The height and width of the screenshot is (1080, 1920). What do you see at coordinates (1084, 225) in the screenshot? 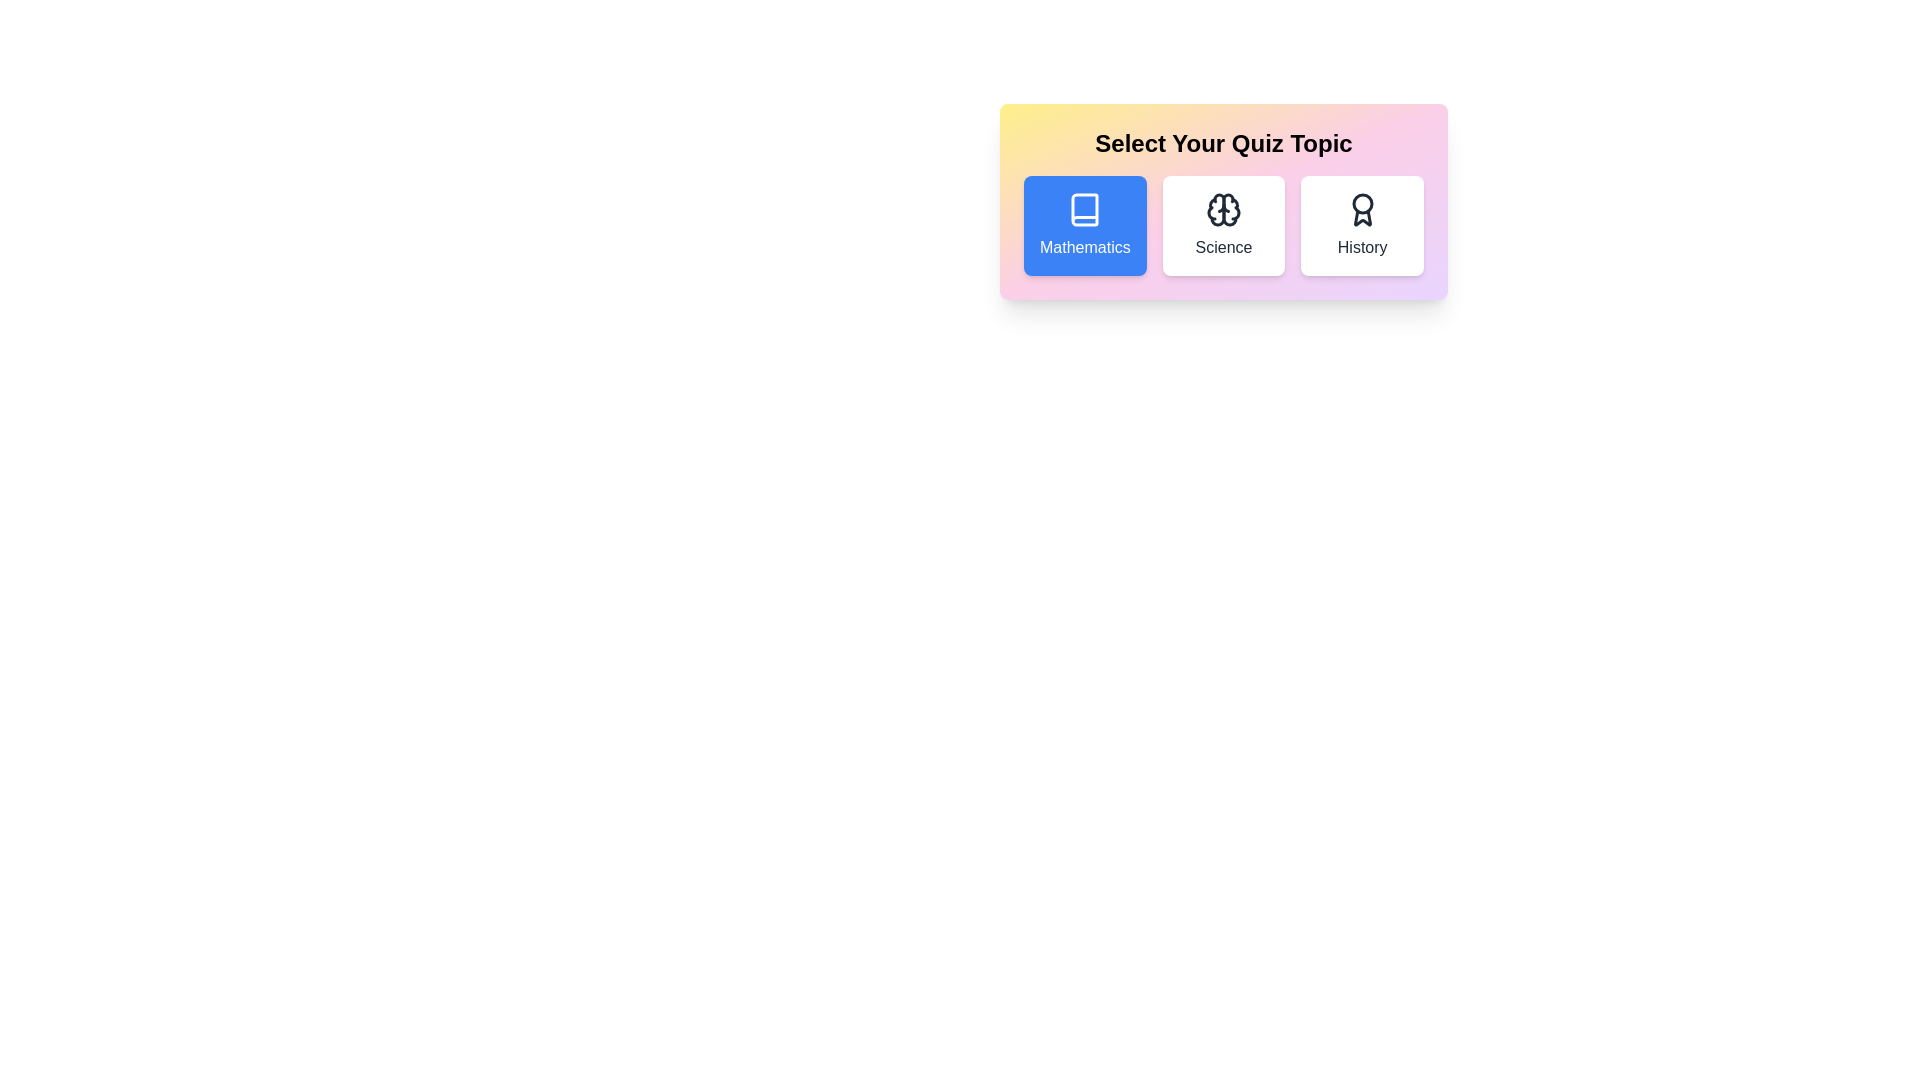
I see `the quiz category Mathematics by clicking on its respective tile` at bounding box center [1084, 225].